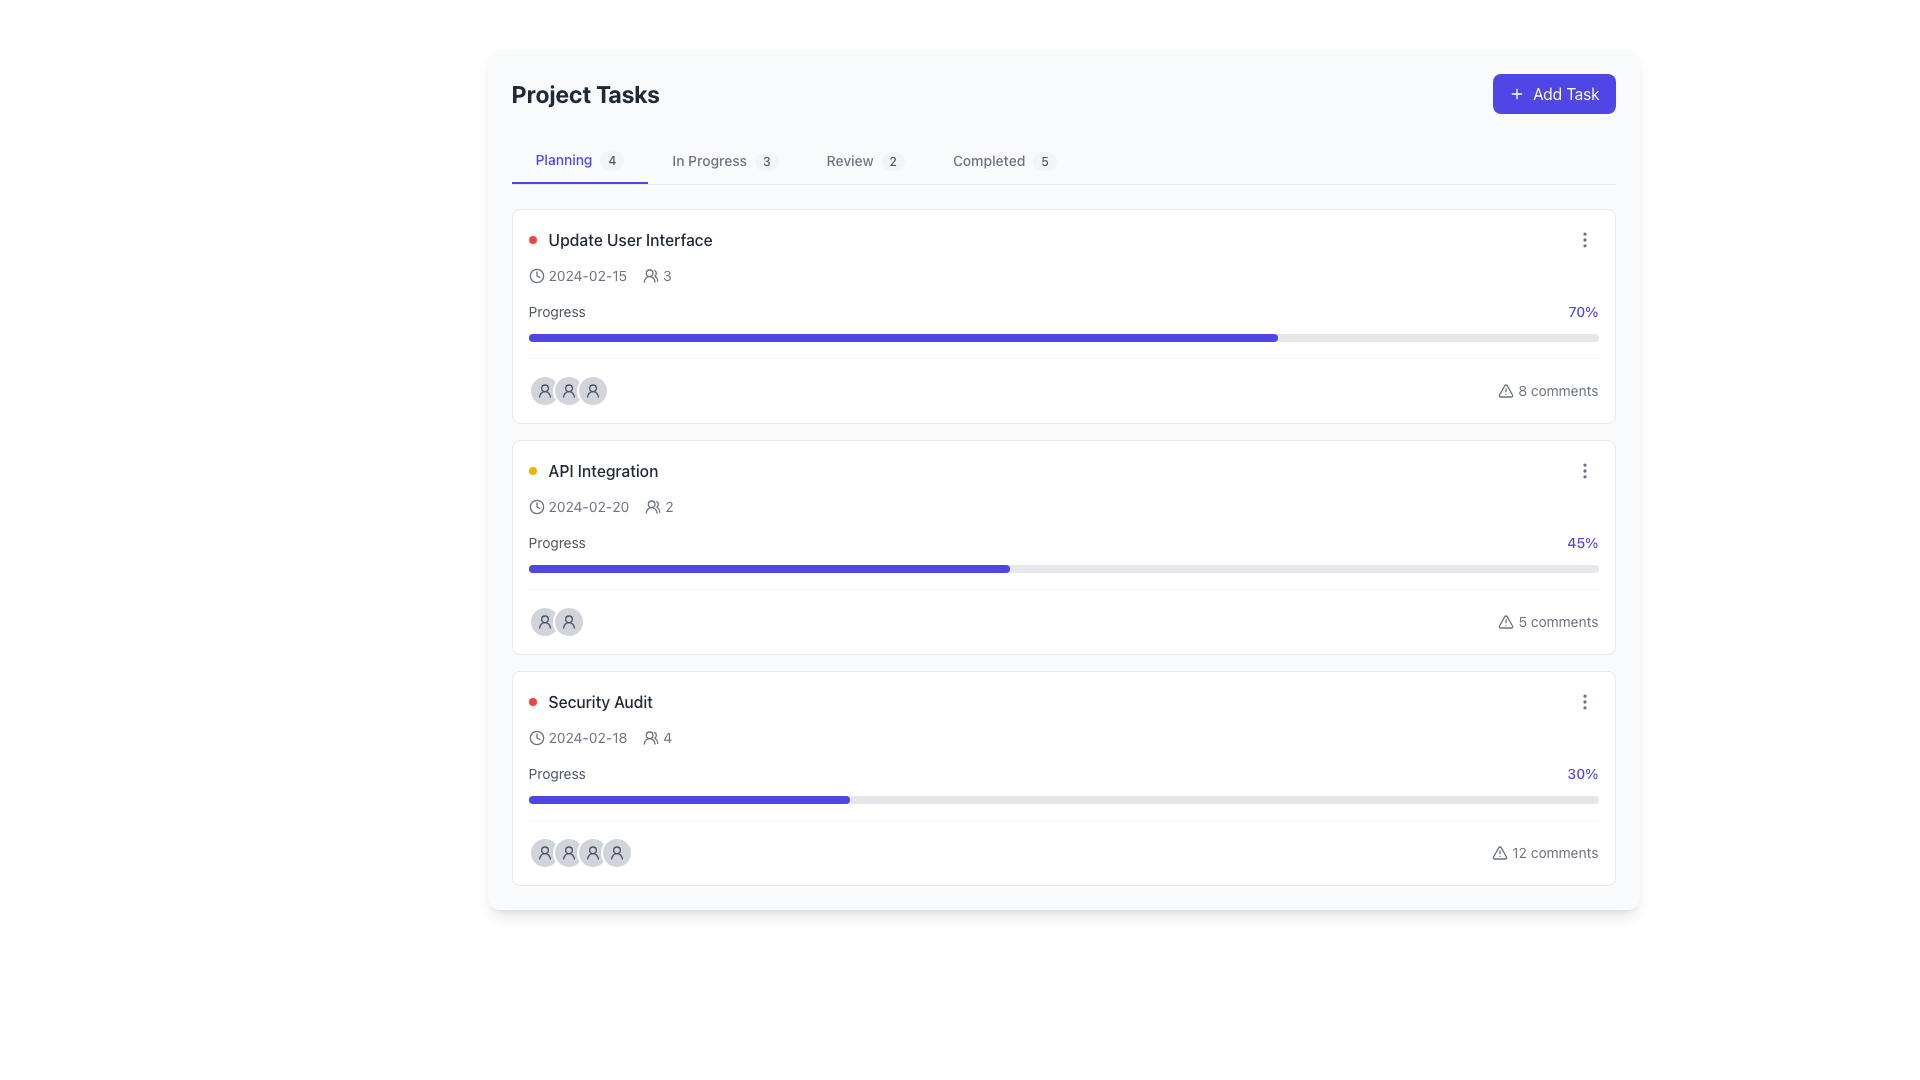 The width and height of the screenshot is (1920, 1080). I want to click on the user's avatar icon located in the rightmost position of the row of four user avatars within the 'Security Audit' task card, so click(544, 852).